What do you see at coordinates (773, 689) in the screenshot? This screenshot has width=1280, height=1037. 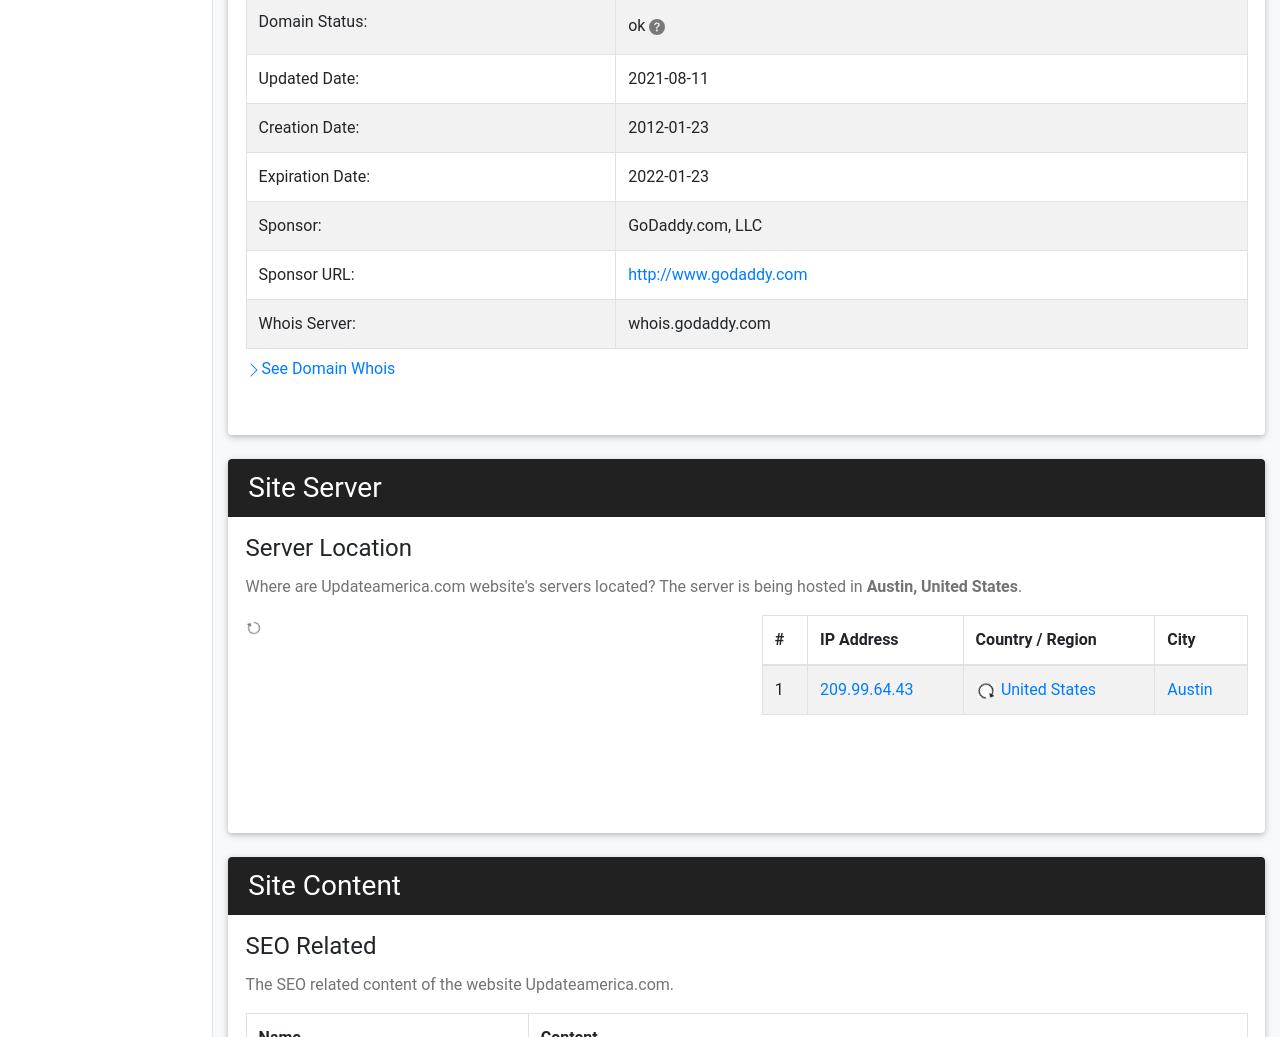 I see `'1'` at bounding box center [773, 689].